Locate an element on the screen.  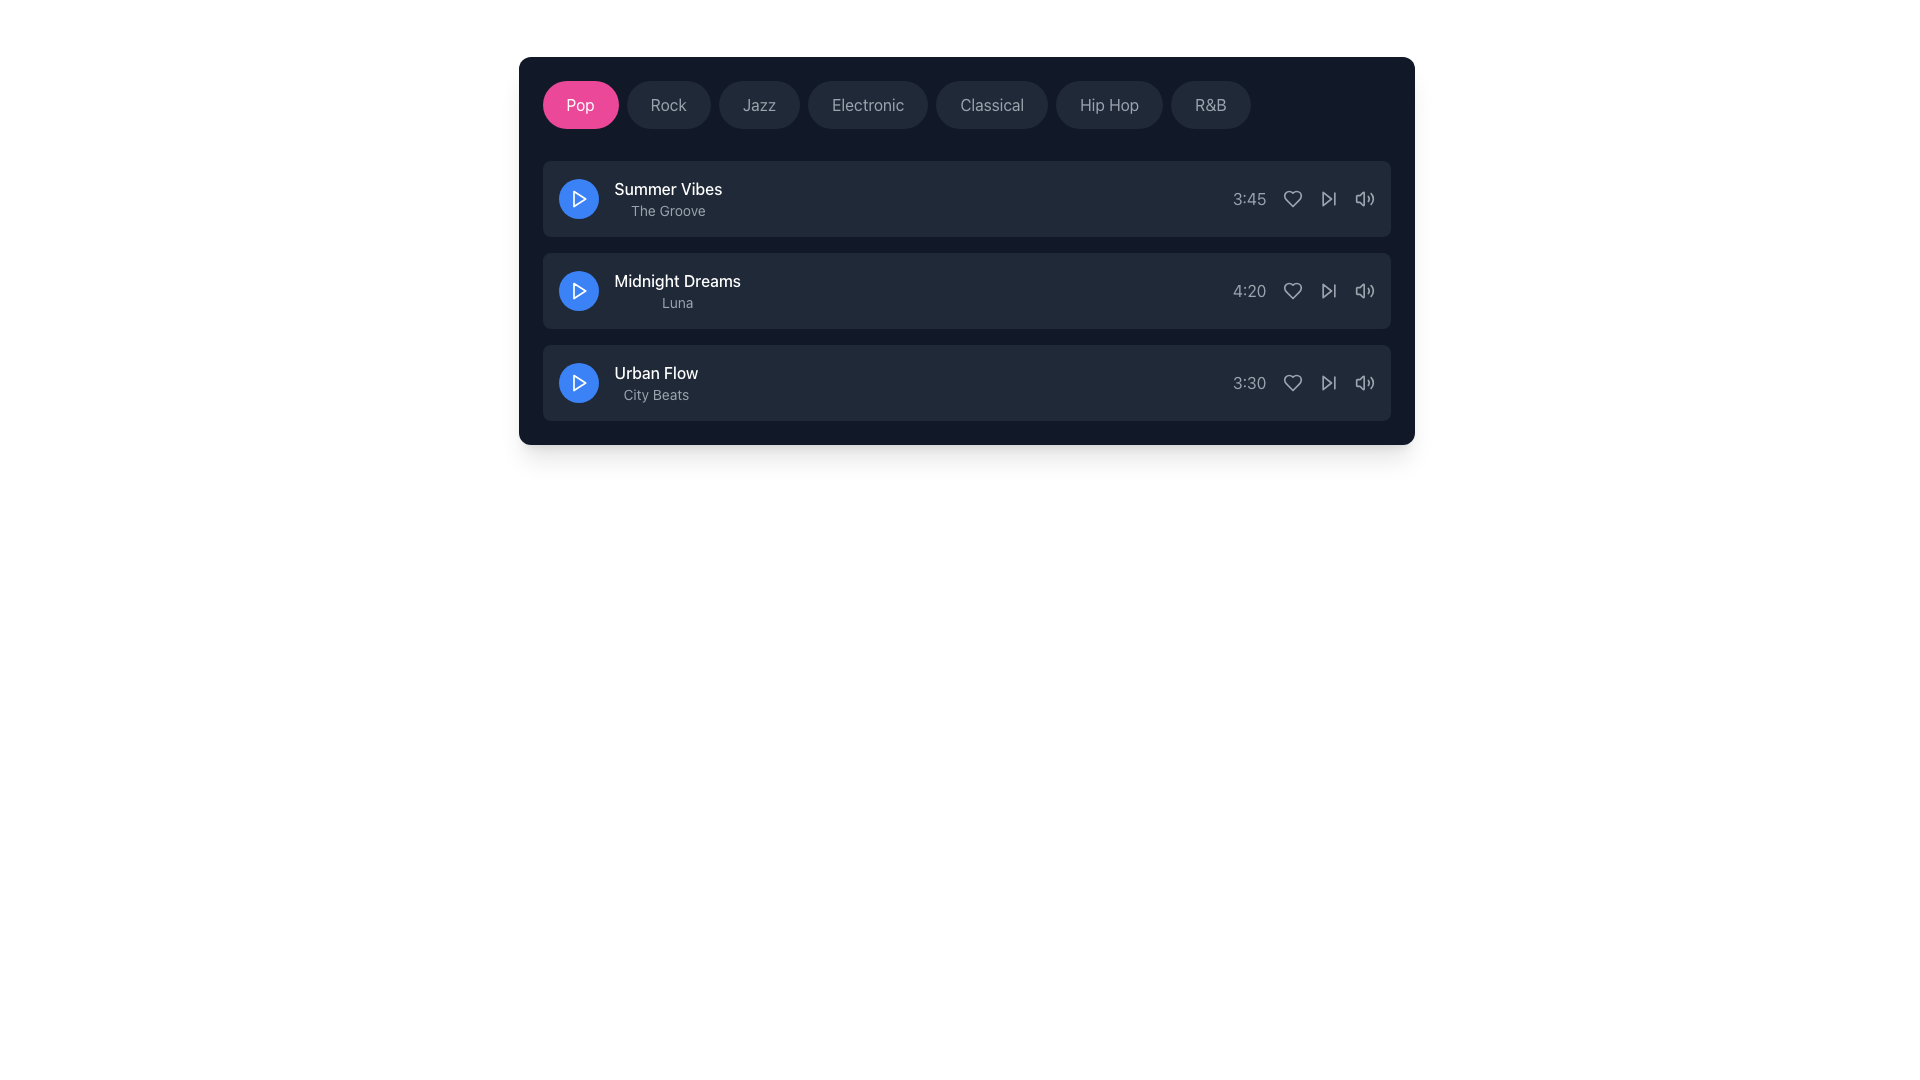
the heart-shaped icon located at the far-right end of the first song entry in the list is located at coordinates (1292, 199).